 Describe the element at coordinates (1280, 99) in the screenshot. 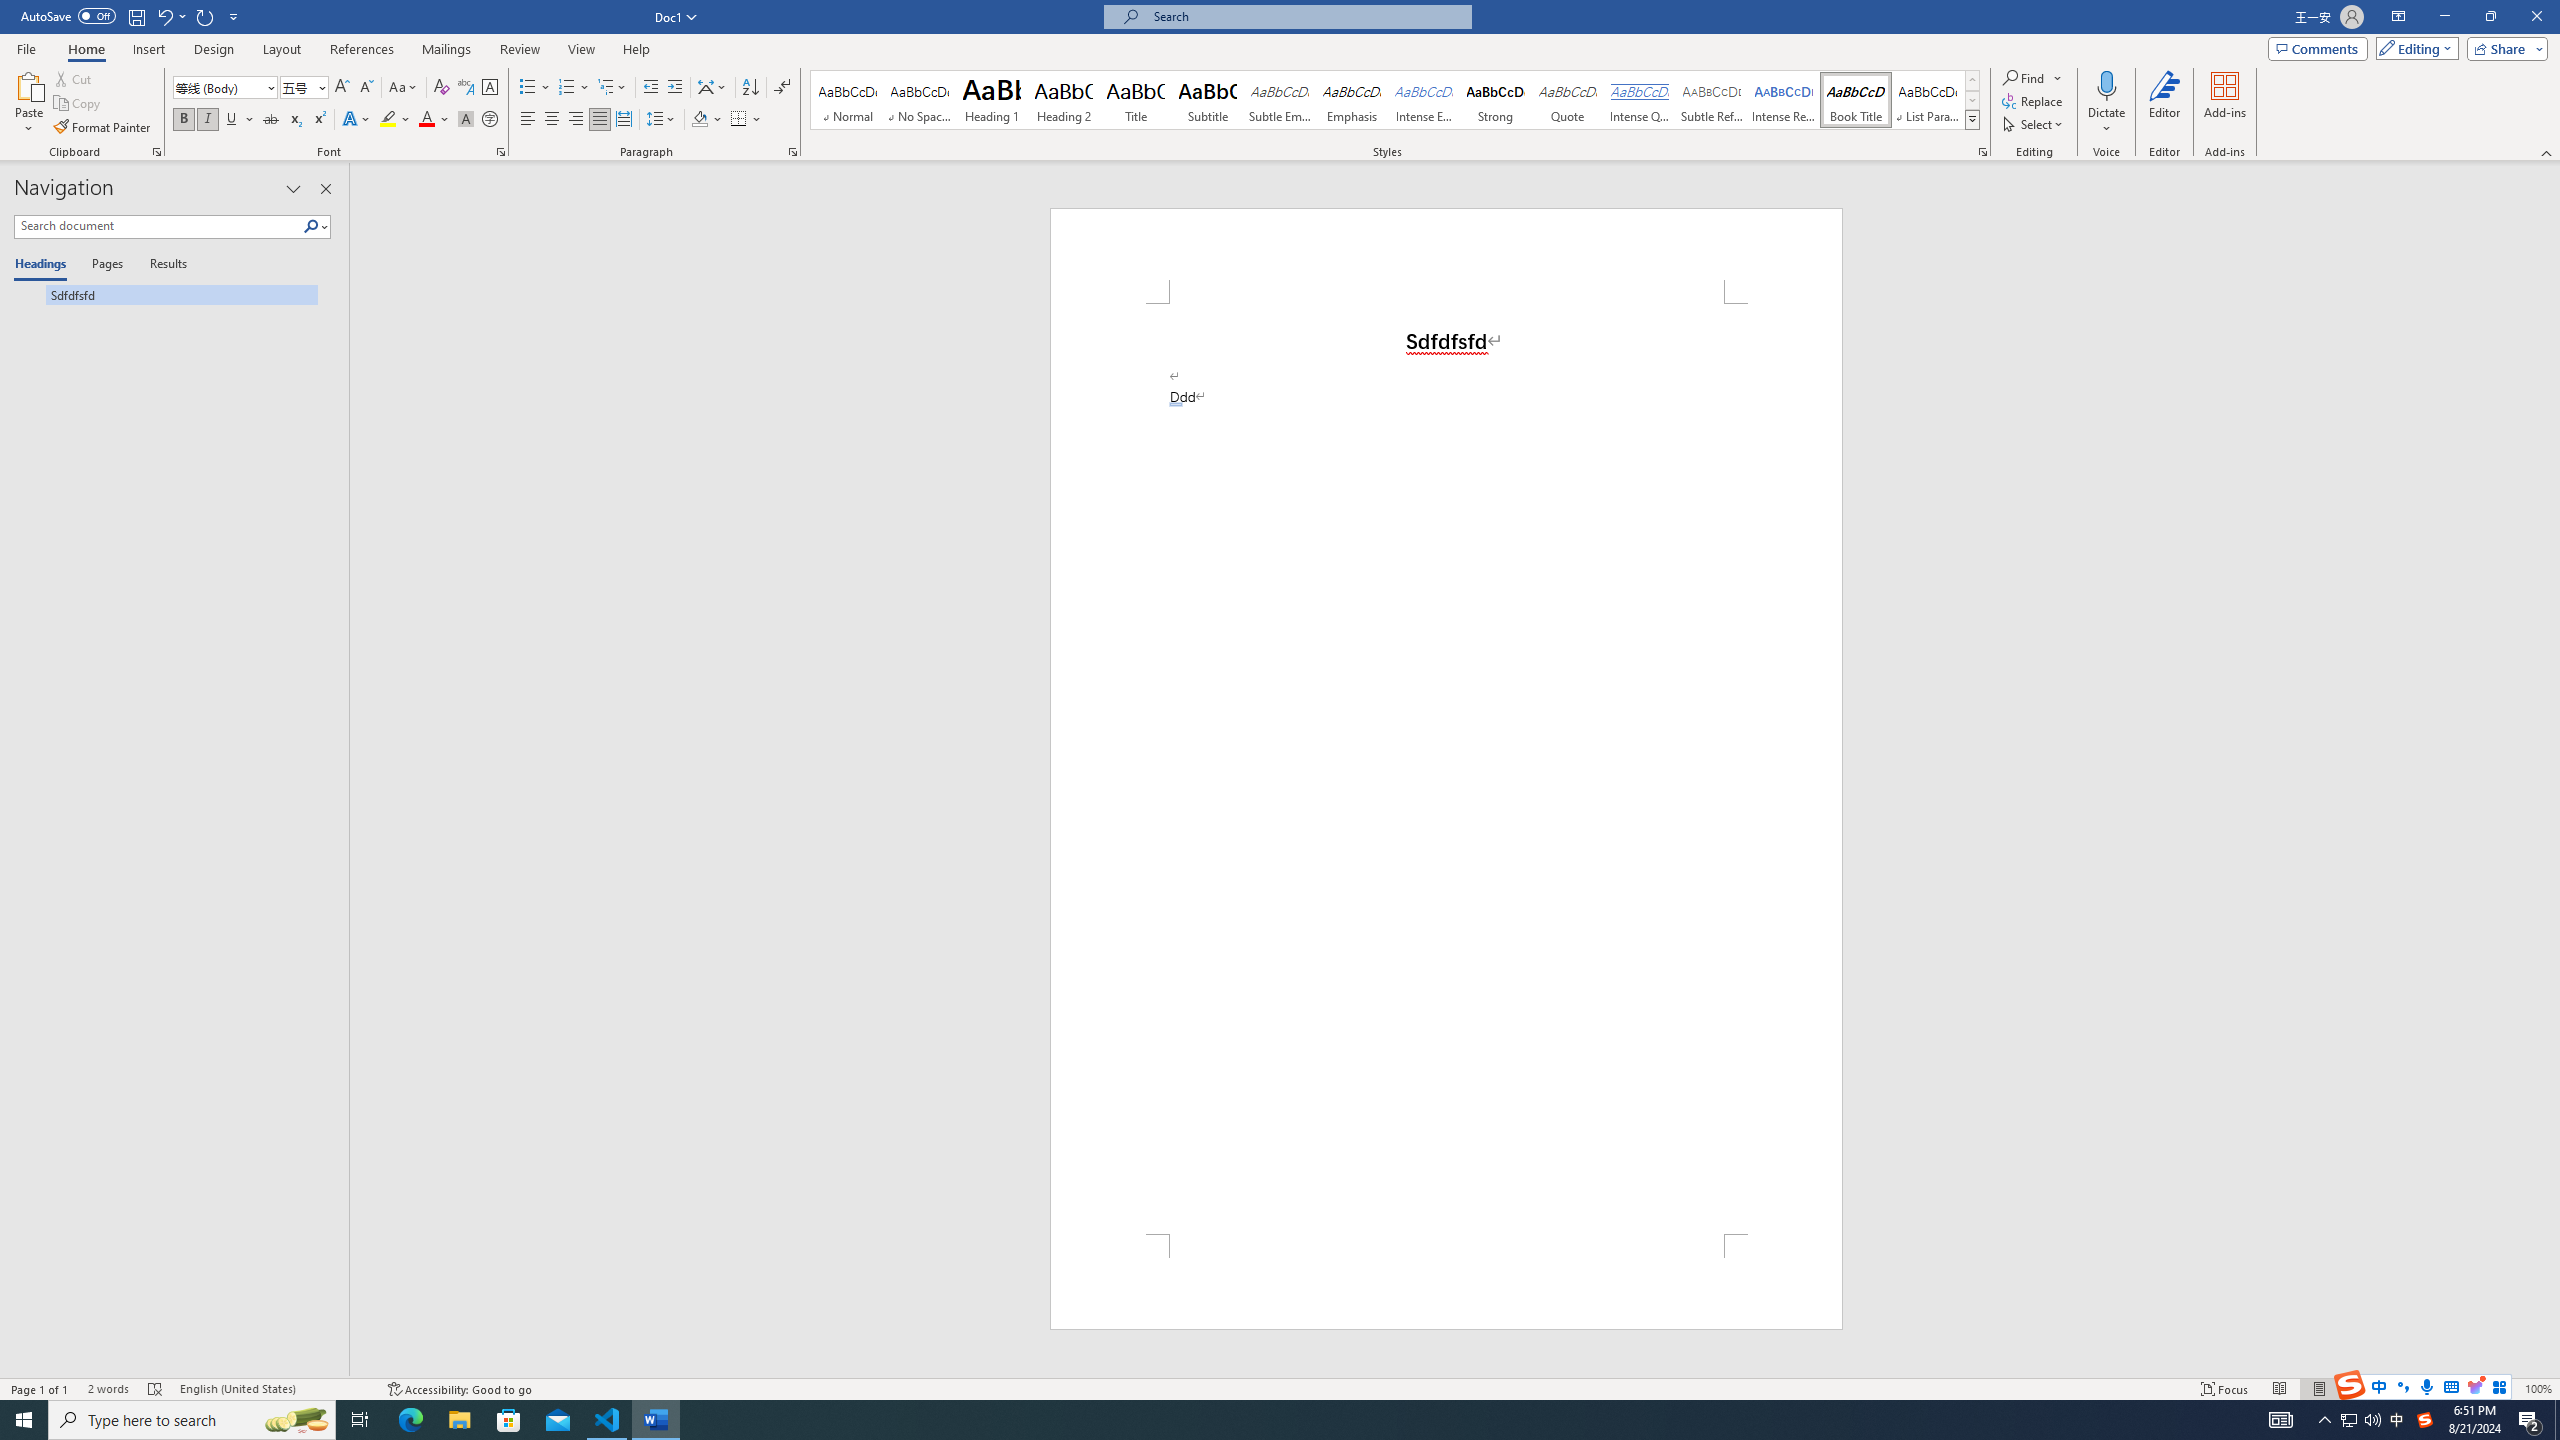

I see `'Subtle Emphasis'` at that location.